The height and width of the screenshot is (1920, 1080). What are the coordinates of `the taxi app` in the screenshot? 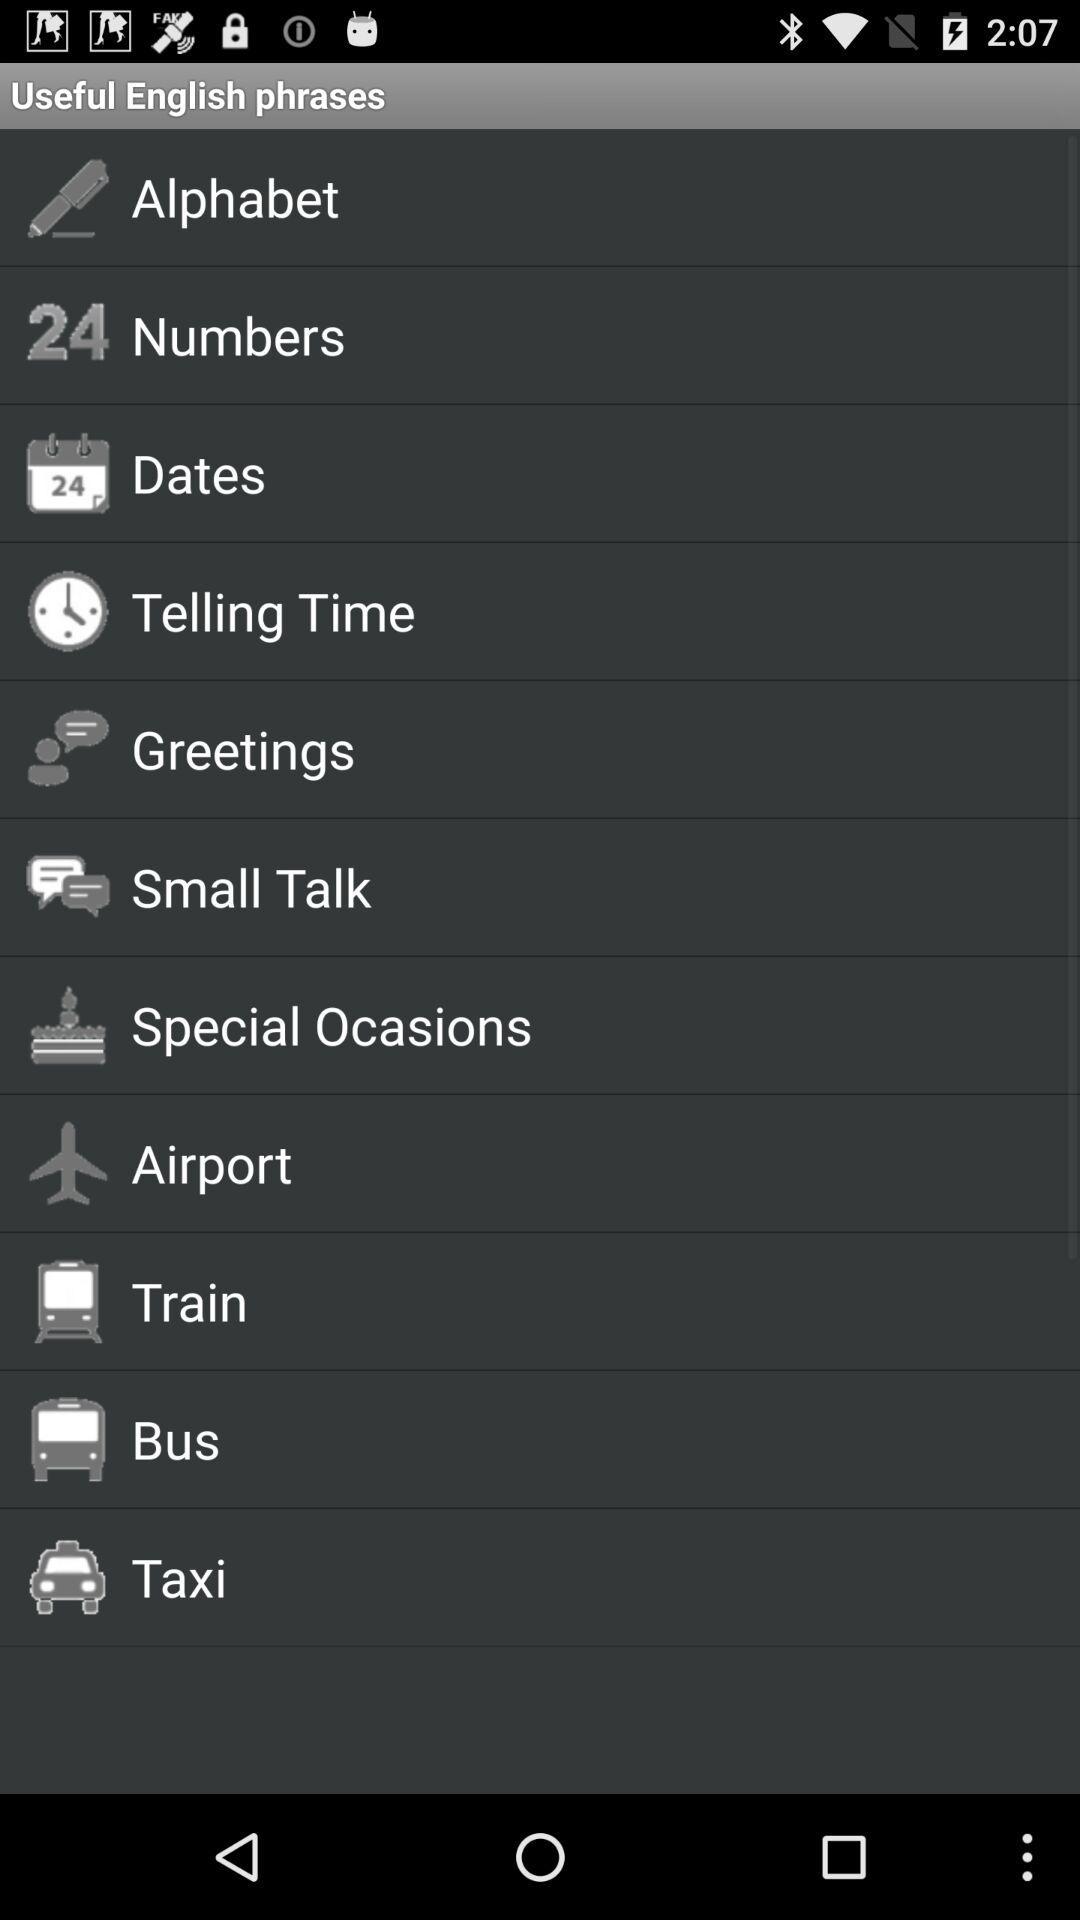 It's located at (582, 1575).